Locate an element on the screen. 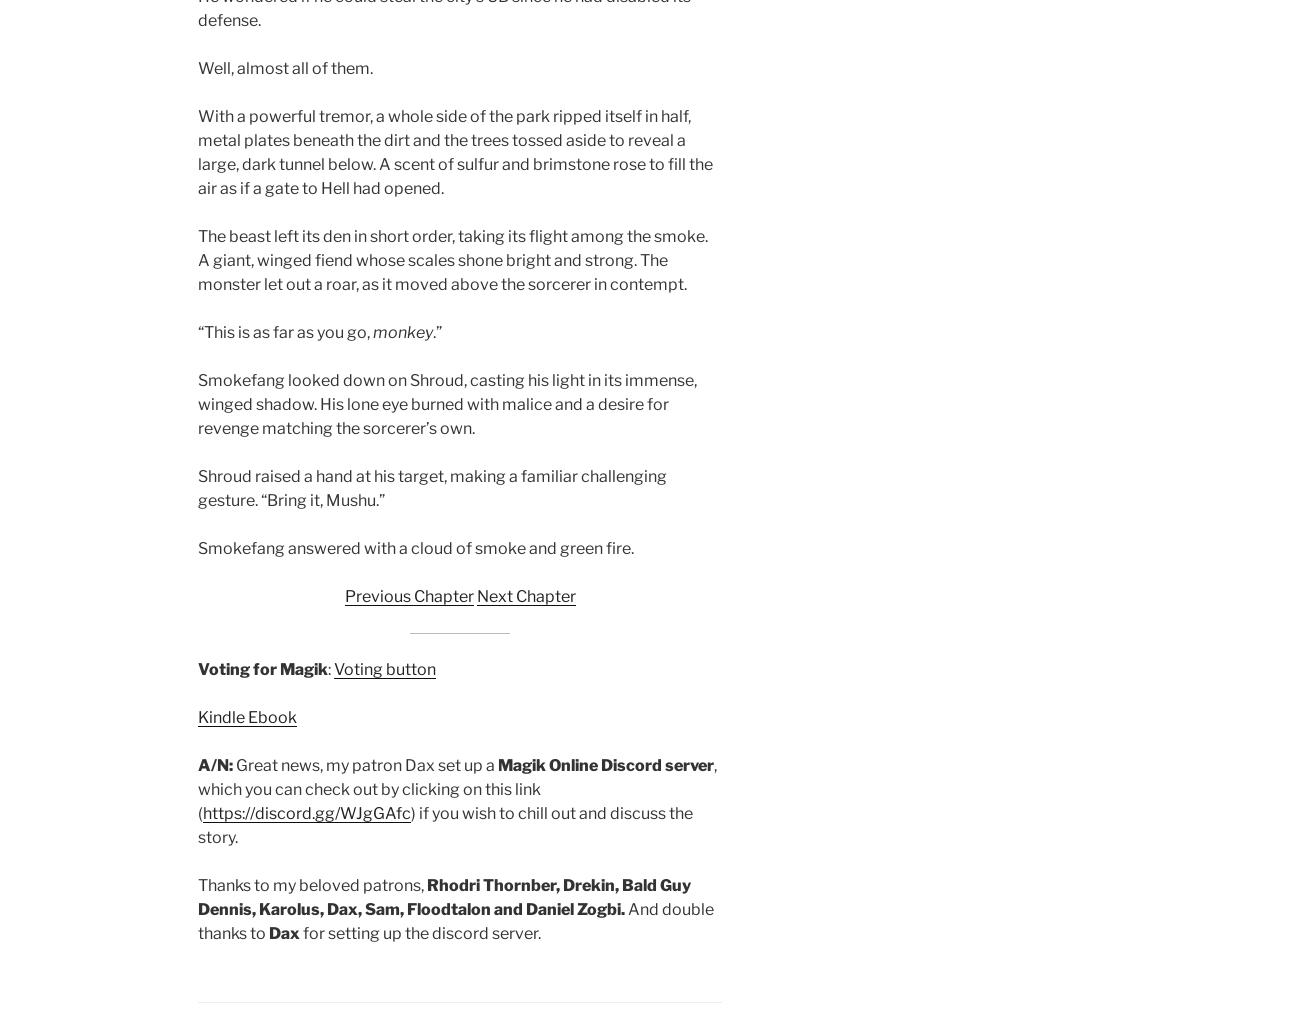  'Kindle Ebook' is located at coordinates (246, 717).